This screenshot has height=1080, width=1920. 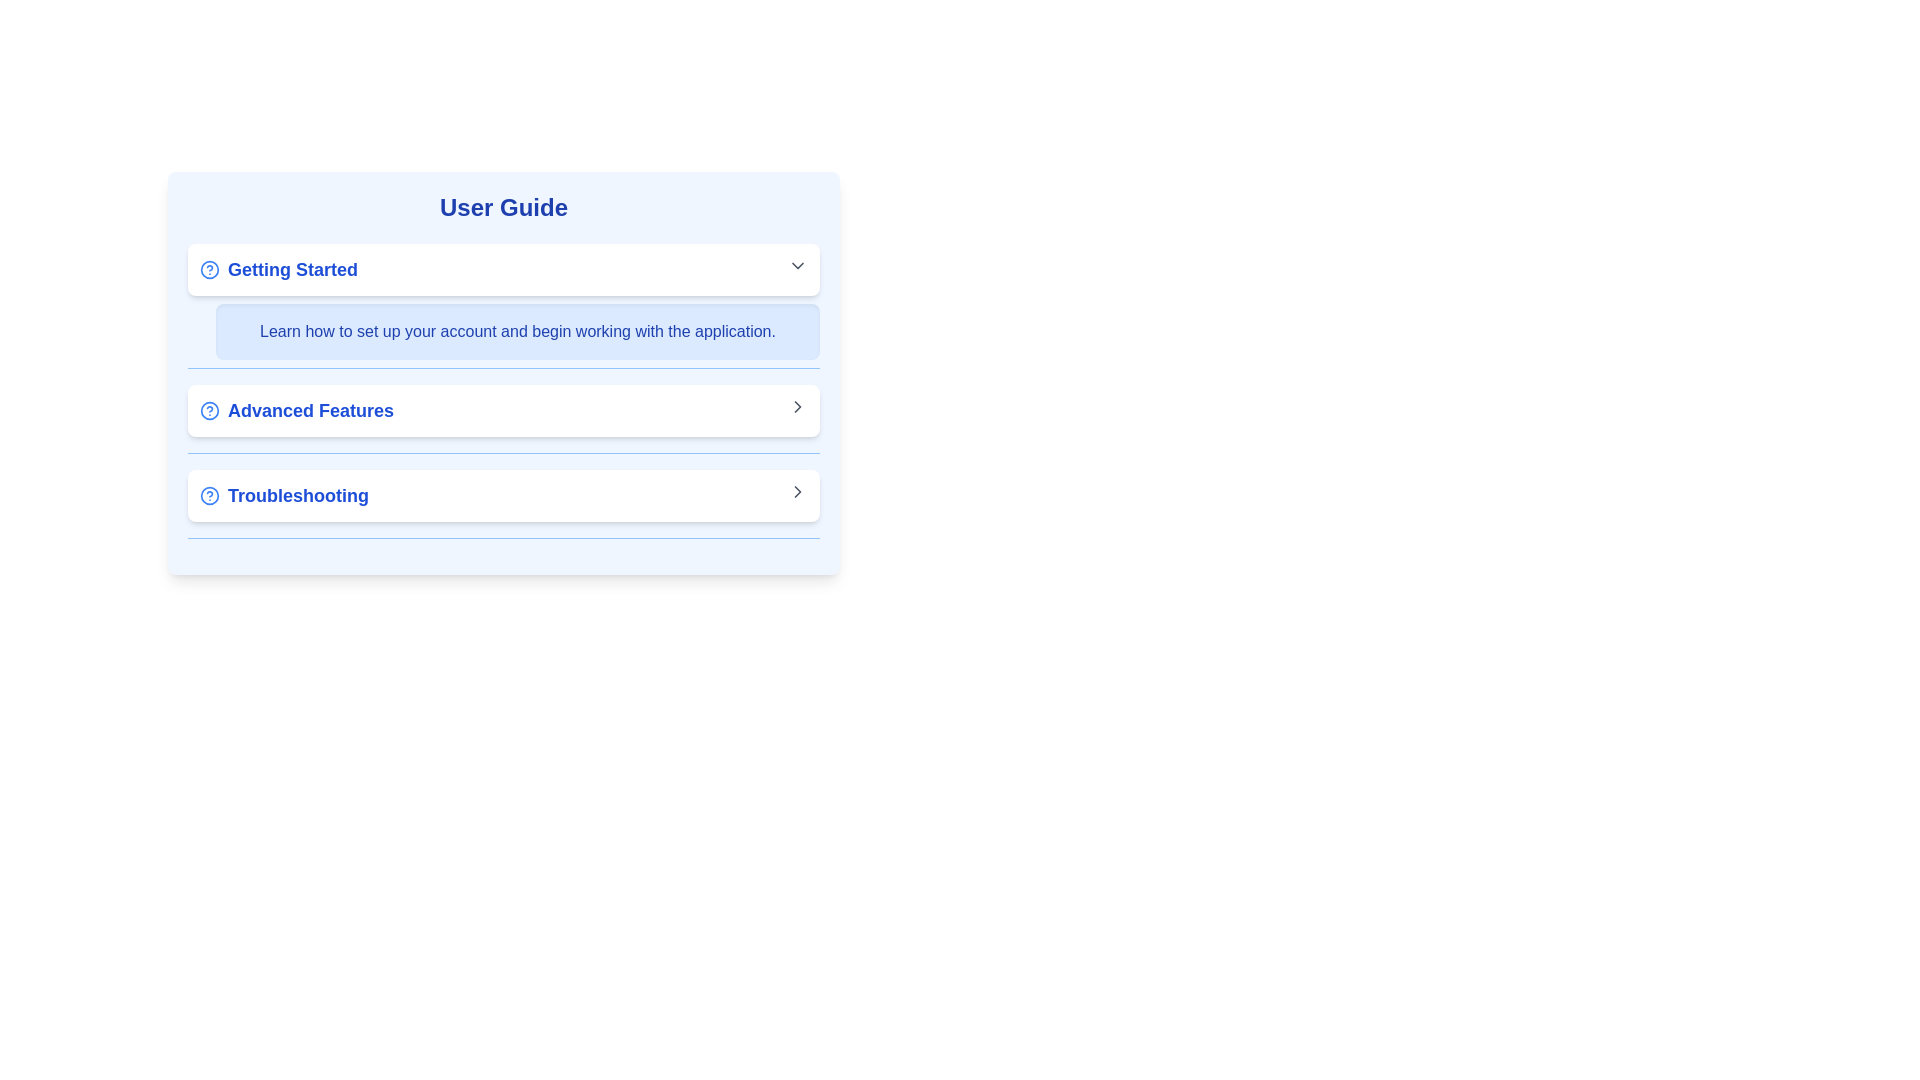 I want to click on the 'Troubleshooting' navigation option, which is the second entry under 'User Guide,', so click(x=283, y=495).